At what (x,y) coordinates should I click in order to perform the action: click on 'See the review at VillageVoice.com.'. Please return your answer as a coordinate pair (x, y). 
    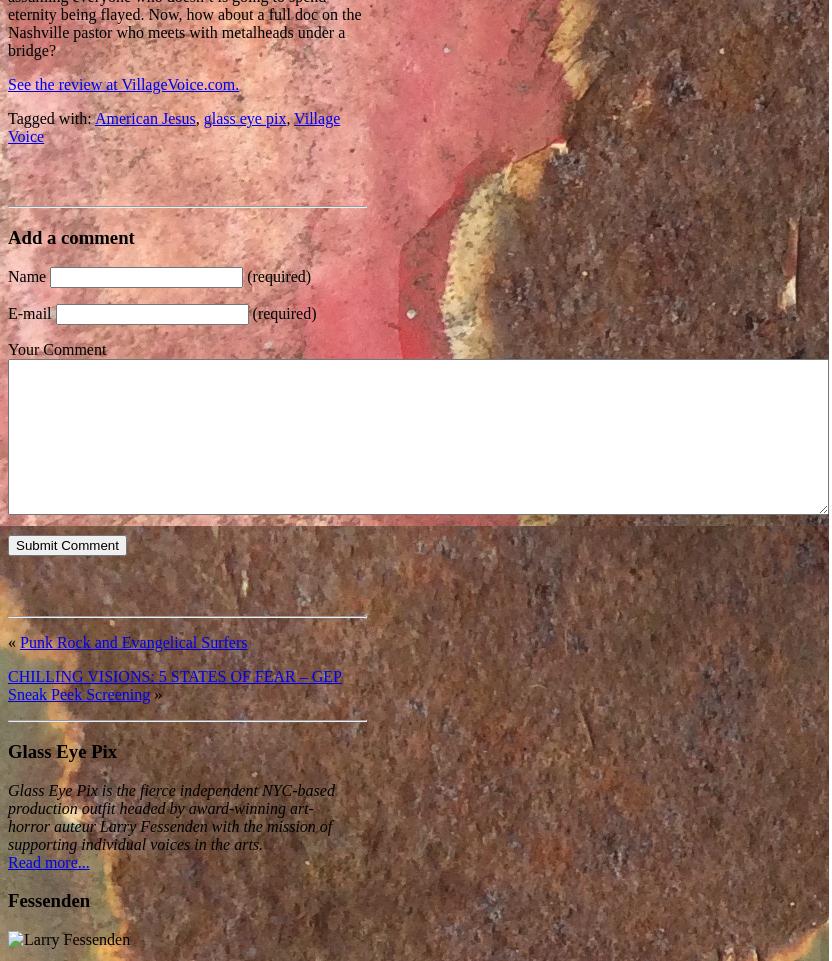
    Looking at the image, I should click on (123, 83).